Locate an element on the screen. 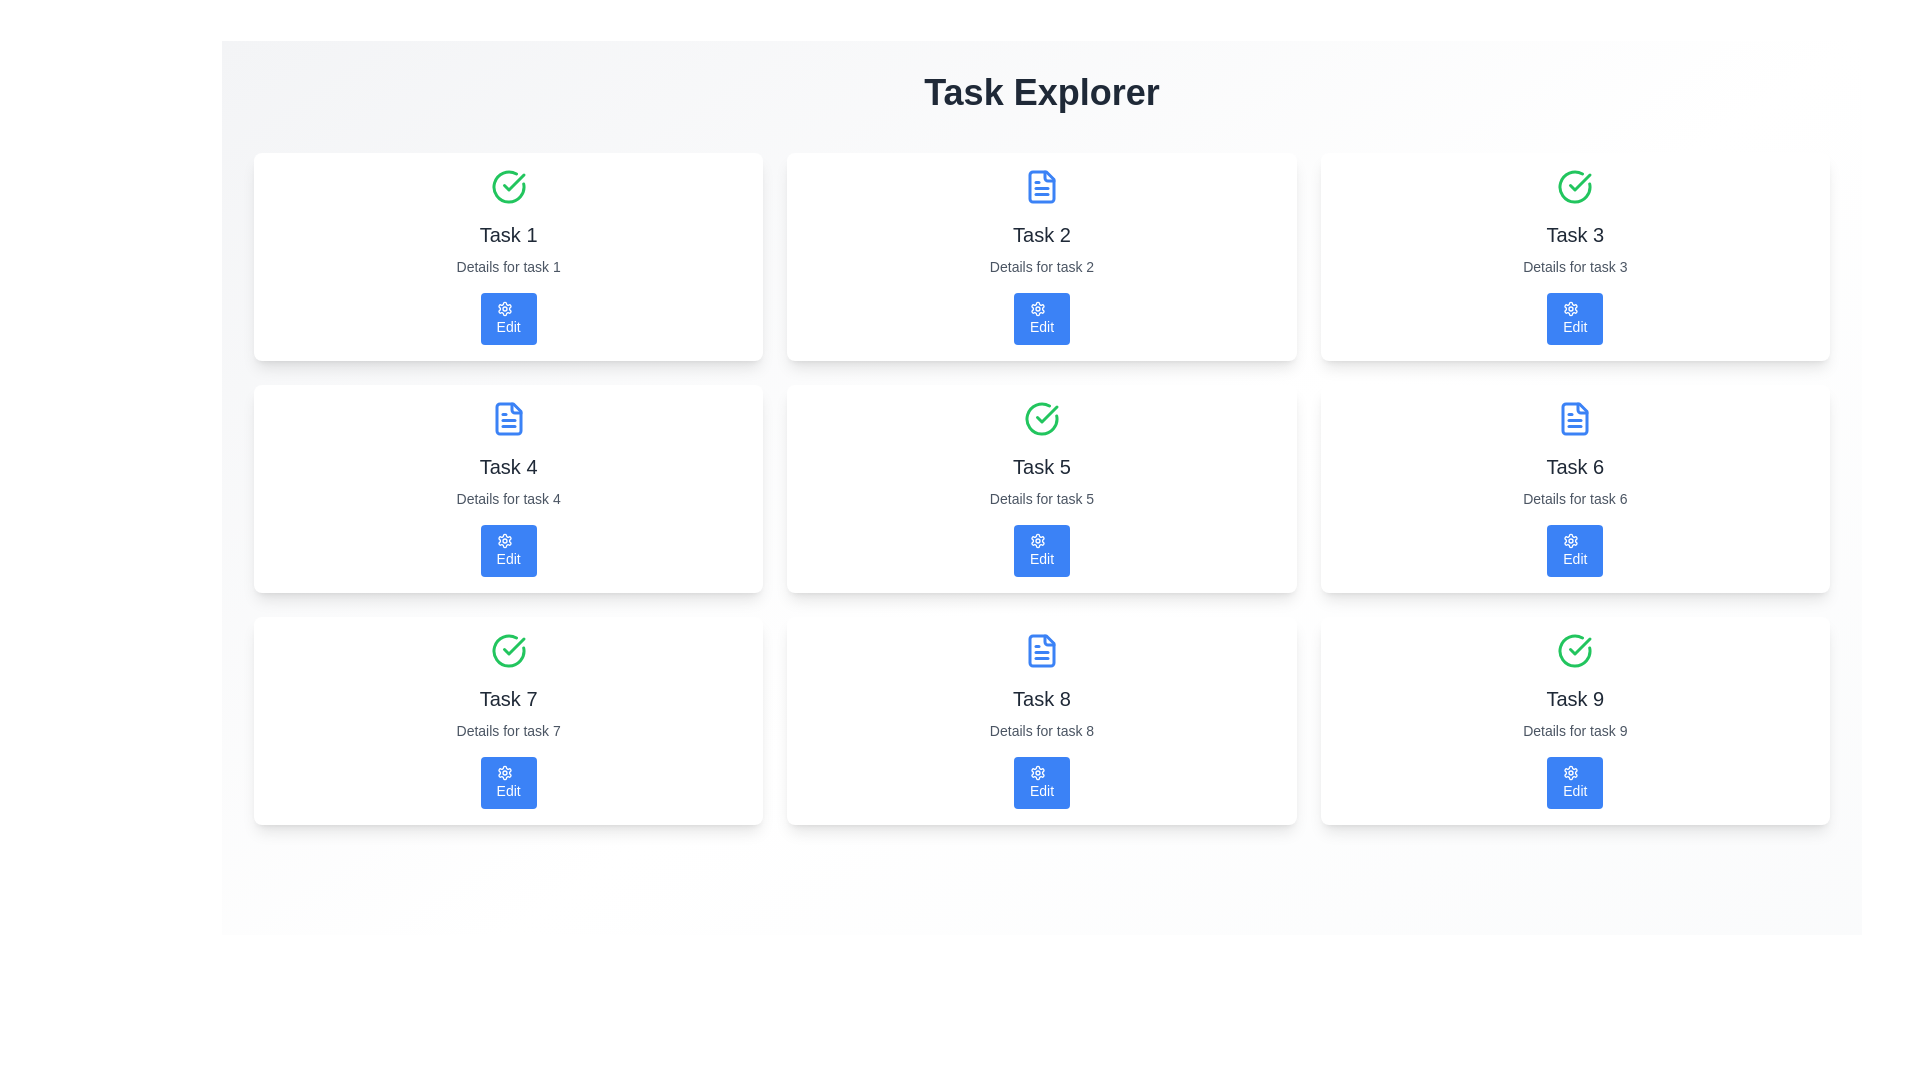 The image size is (1920, 1080). the information represented by the checkmark icon within the circle, which indicates the completion status of 'Task 3' is located at coordinates (1579, 182).